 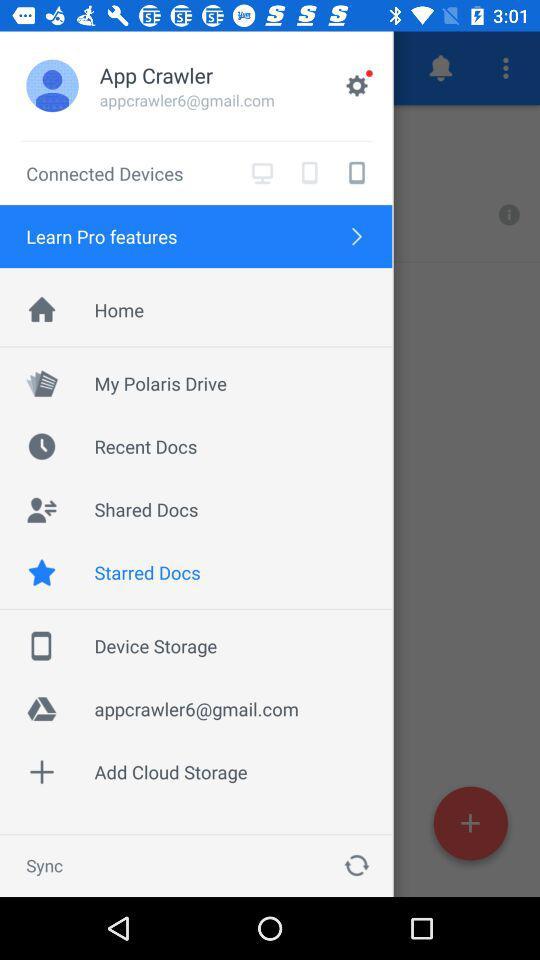 What do you see at coordinates (470, 827) in the screenshot?
I see `the add icon` at bounding box center [470, 827].